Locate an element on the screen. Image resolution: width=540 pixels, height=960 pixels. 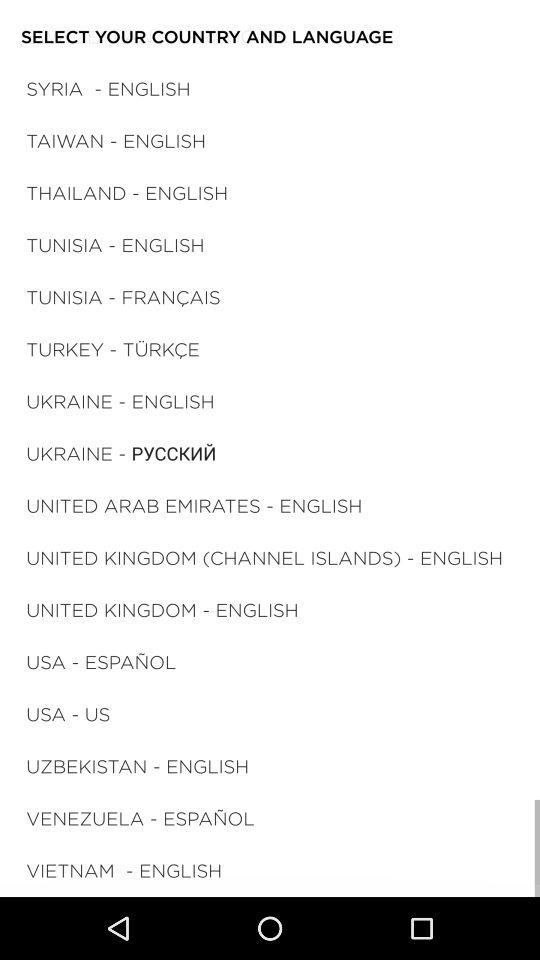
the item above the uzbekistan - english icon is located at coordinates (67, 714).